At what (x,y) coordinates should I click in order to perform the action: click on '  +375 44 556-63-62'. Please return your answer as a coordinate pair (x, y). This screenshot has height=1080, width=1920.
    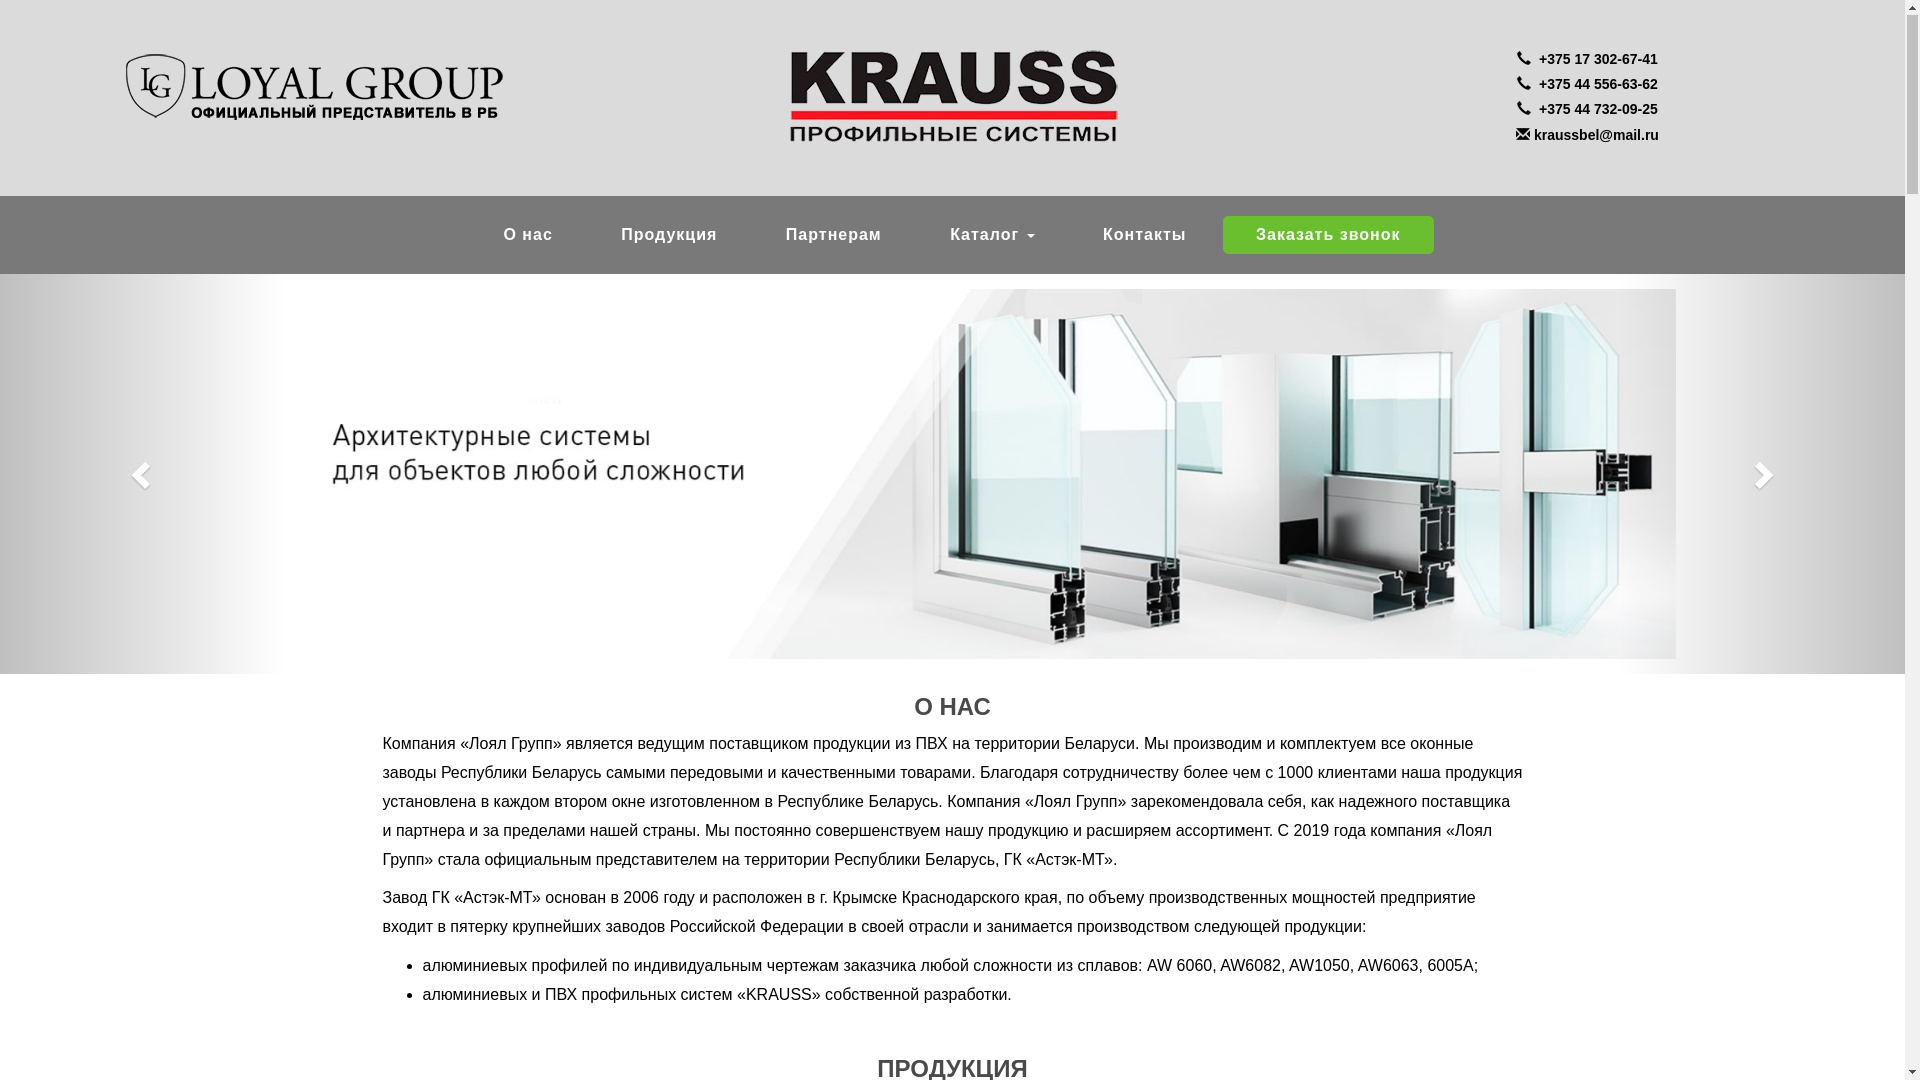
    Looking at the image, I should click on (1586, 84).